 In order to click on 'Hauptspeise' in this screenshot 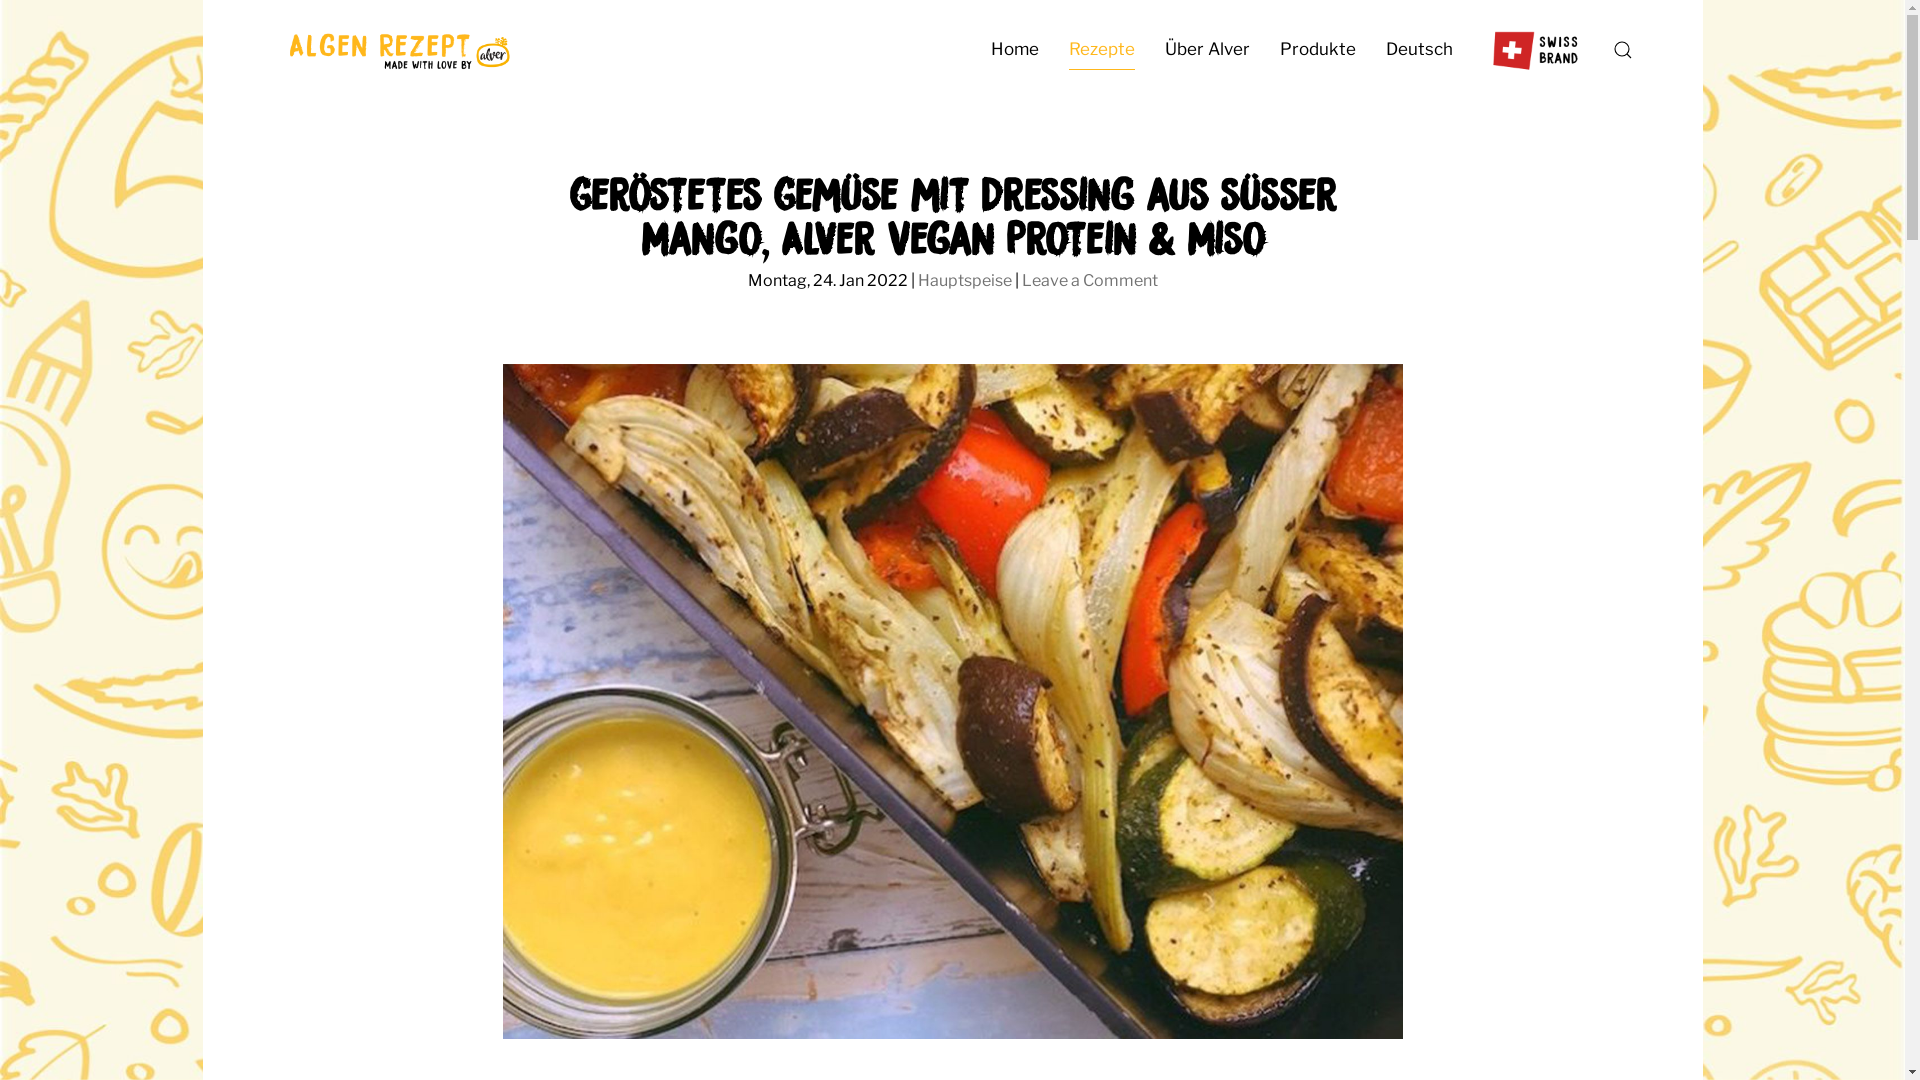, I will do `click(964, 280)`.